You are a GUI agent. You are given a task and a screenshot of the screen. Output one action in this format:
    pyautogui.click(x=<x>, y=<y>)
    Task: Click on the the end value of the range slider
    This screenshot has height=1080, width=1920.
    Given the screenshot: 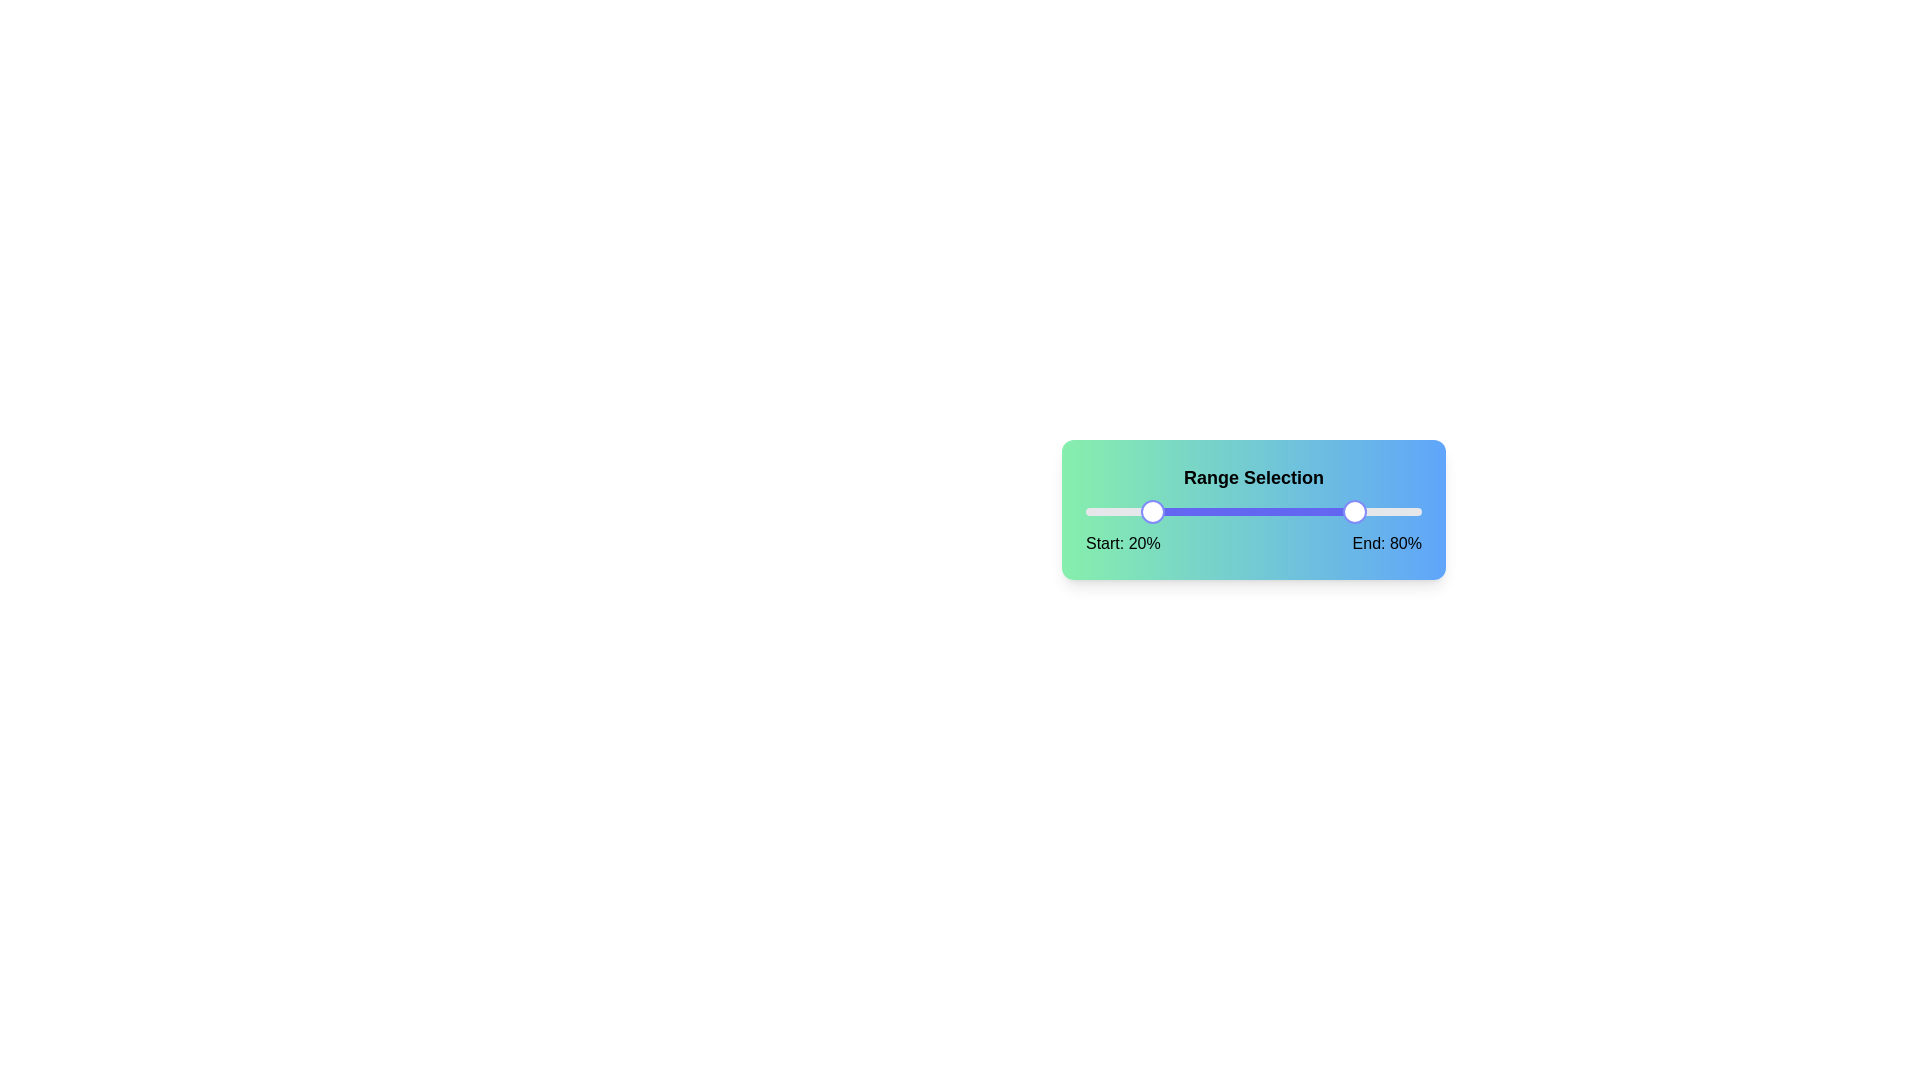 What is the action you would take?
    pyautogui.click(x=1354, y=511)
    